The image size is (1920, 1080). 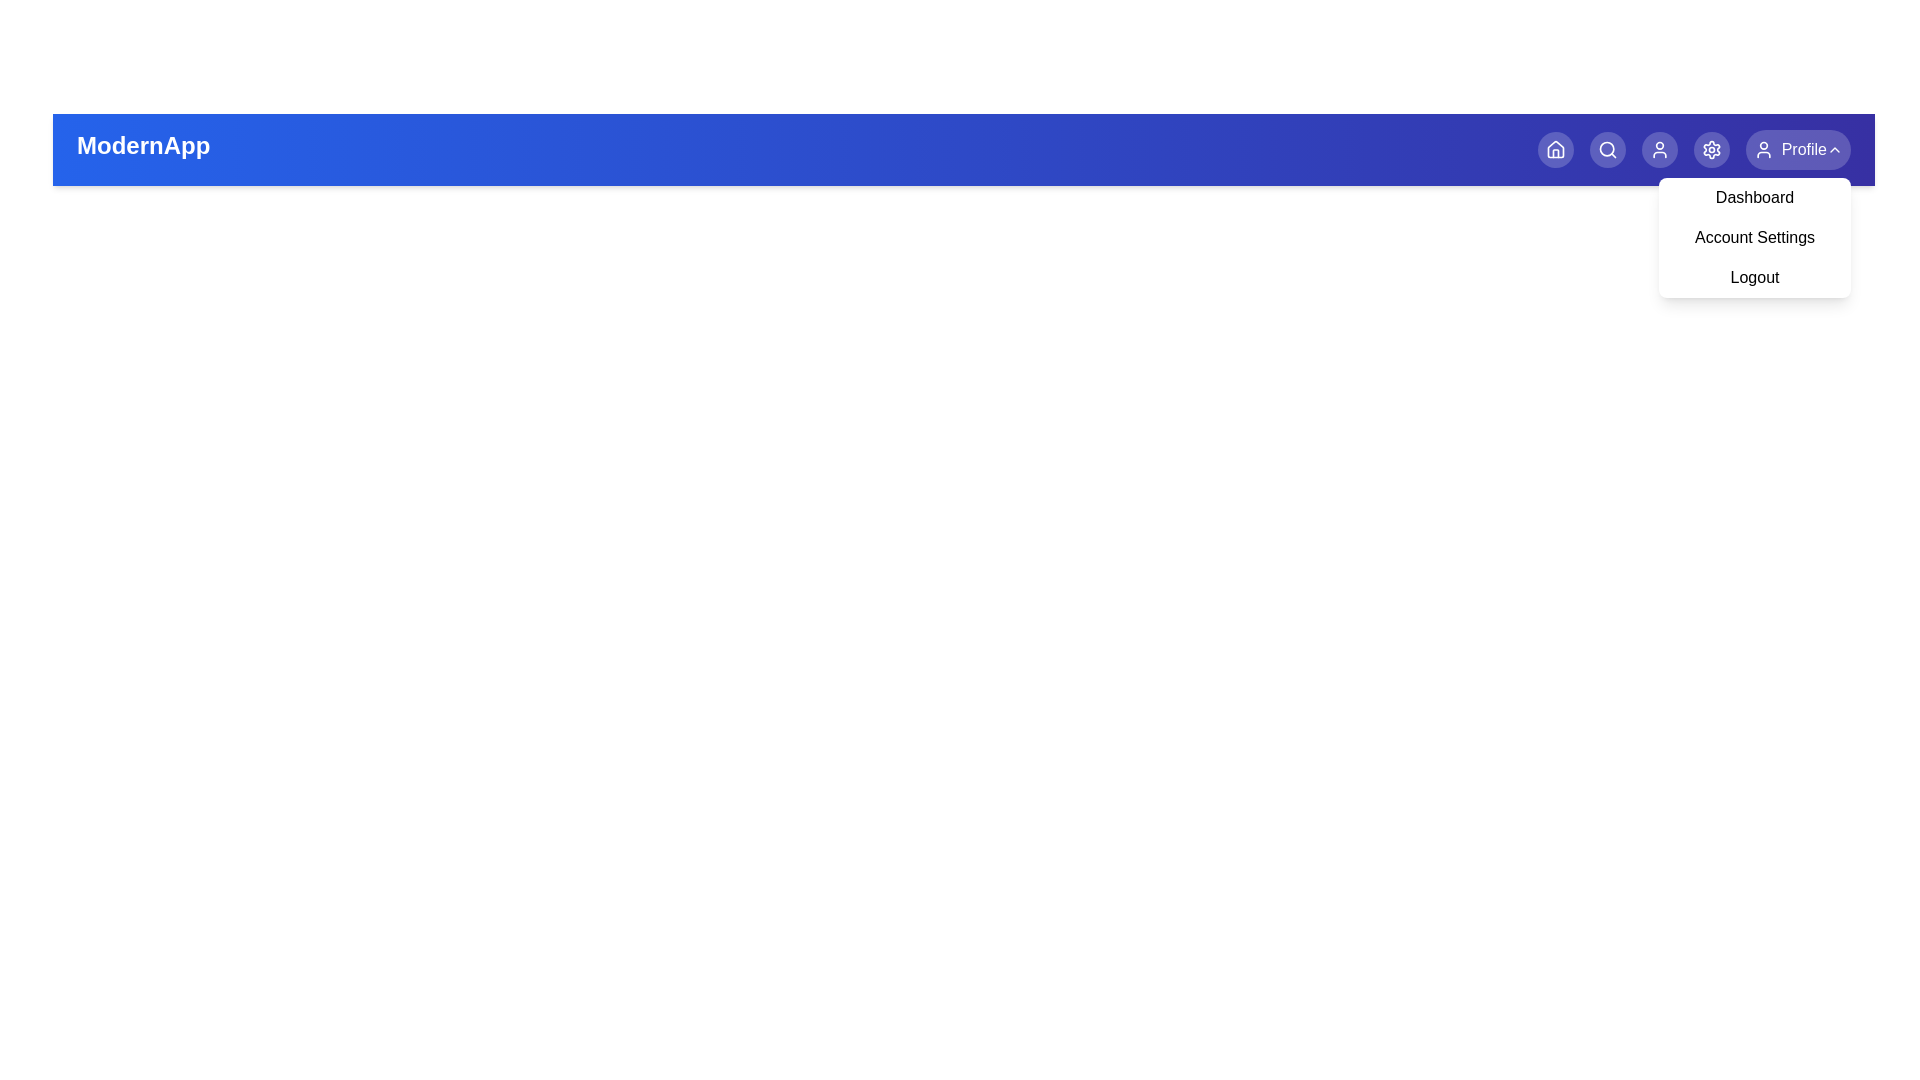 I want to click on the 'Dashboard' option from the Profile menu, so click(x=1754, y=197).